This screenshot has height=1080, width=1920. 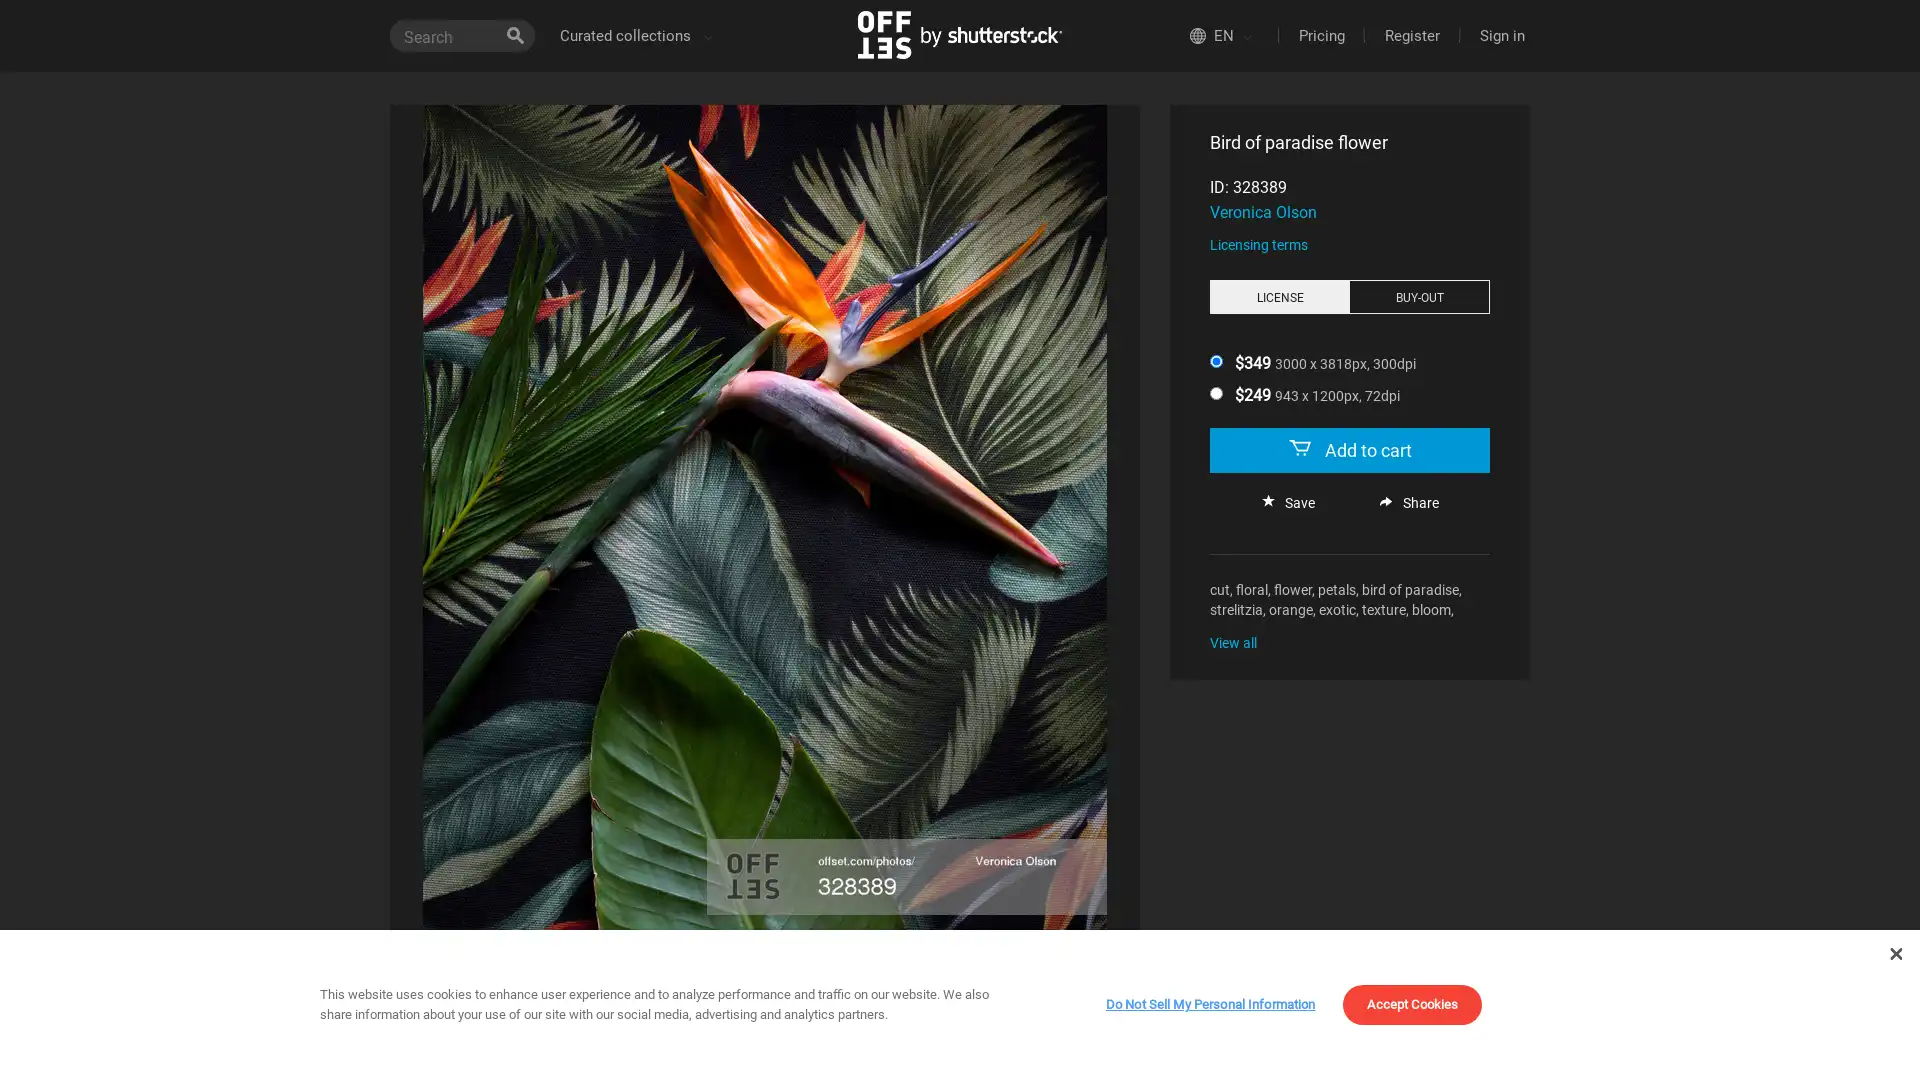 I want to click on Close, so click(x=1894, y=952).